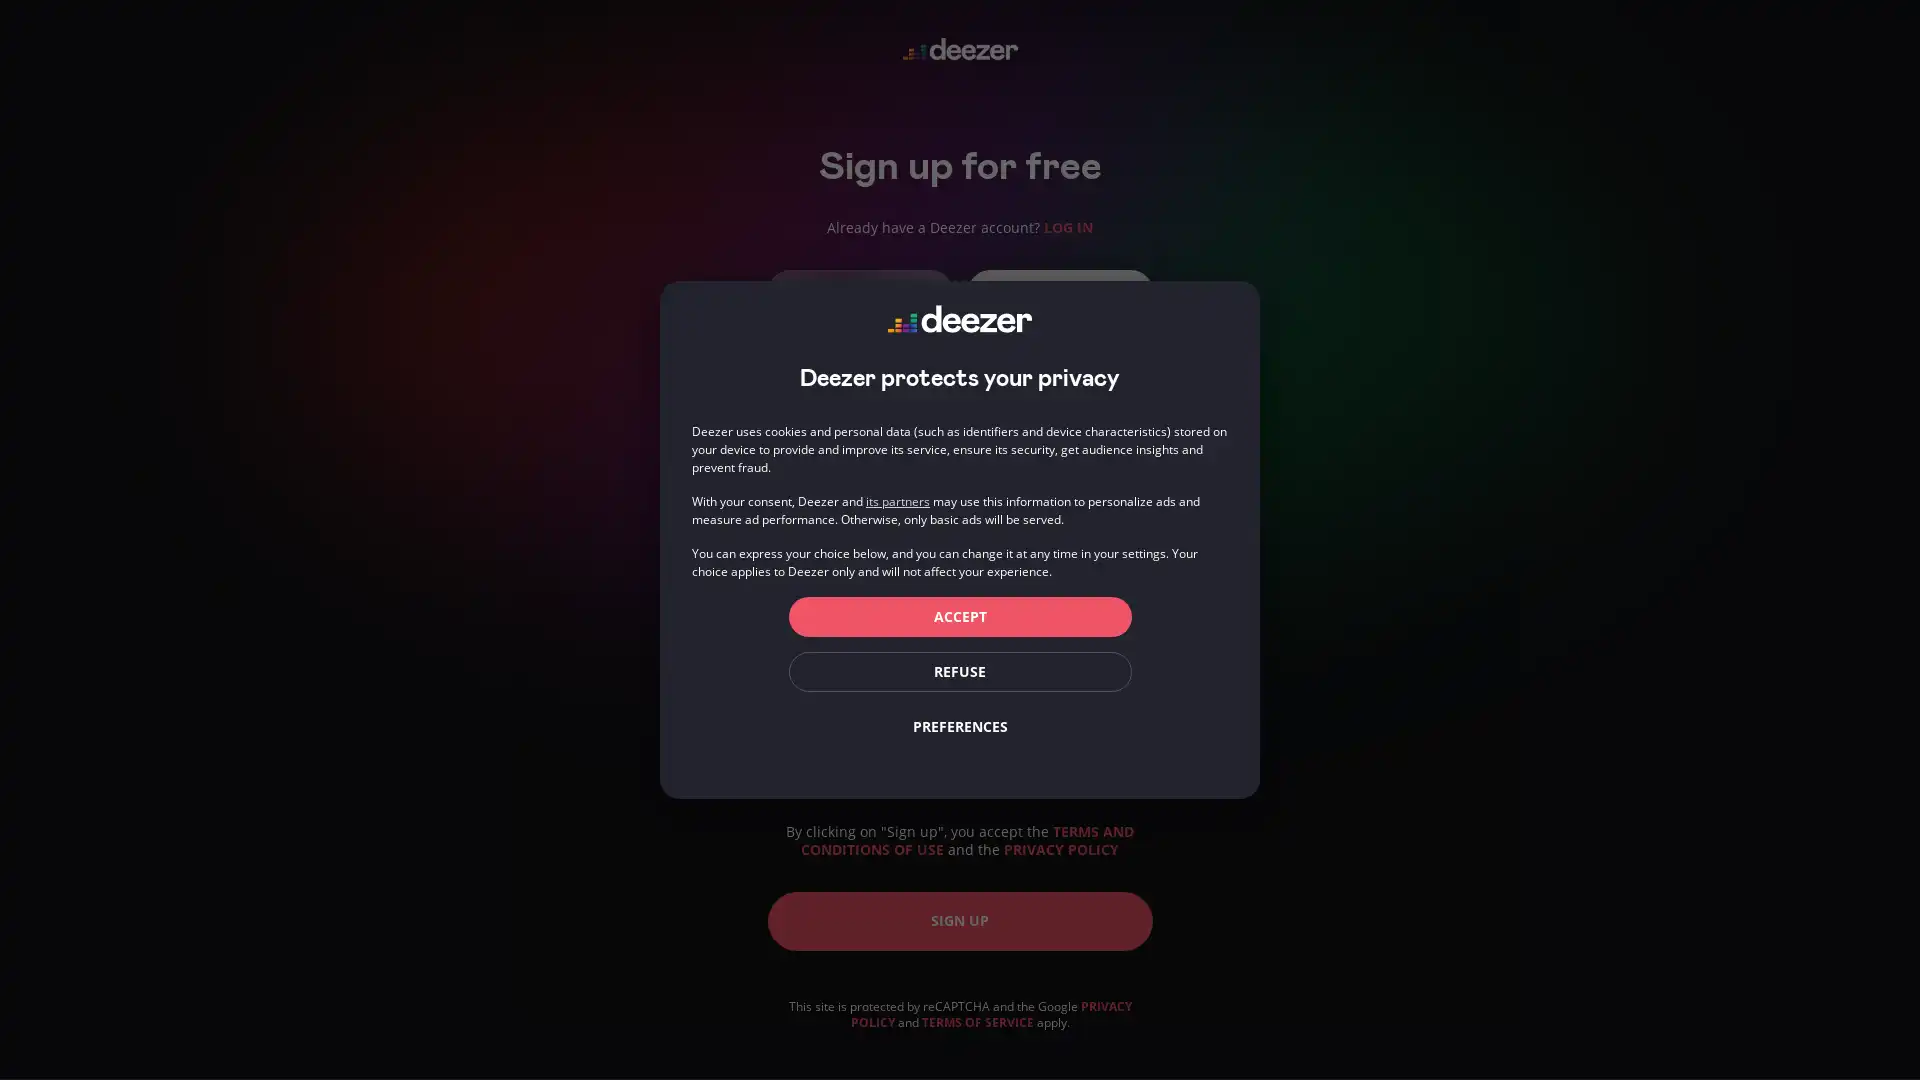  I want to click on FACEBOOK, so click(859, 290).